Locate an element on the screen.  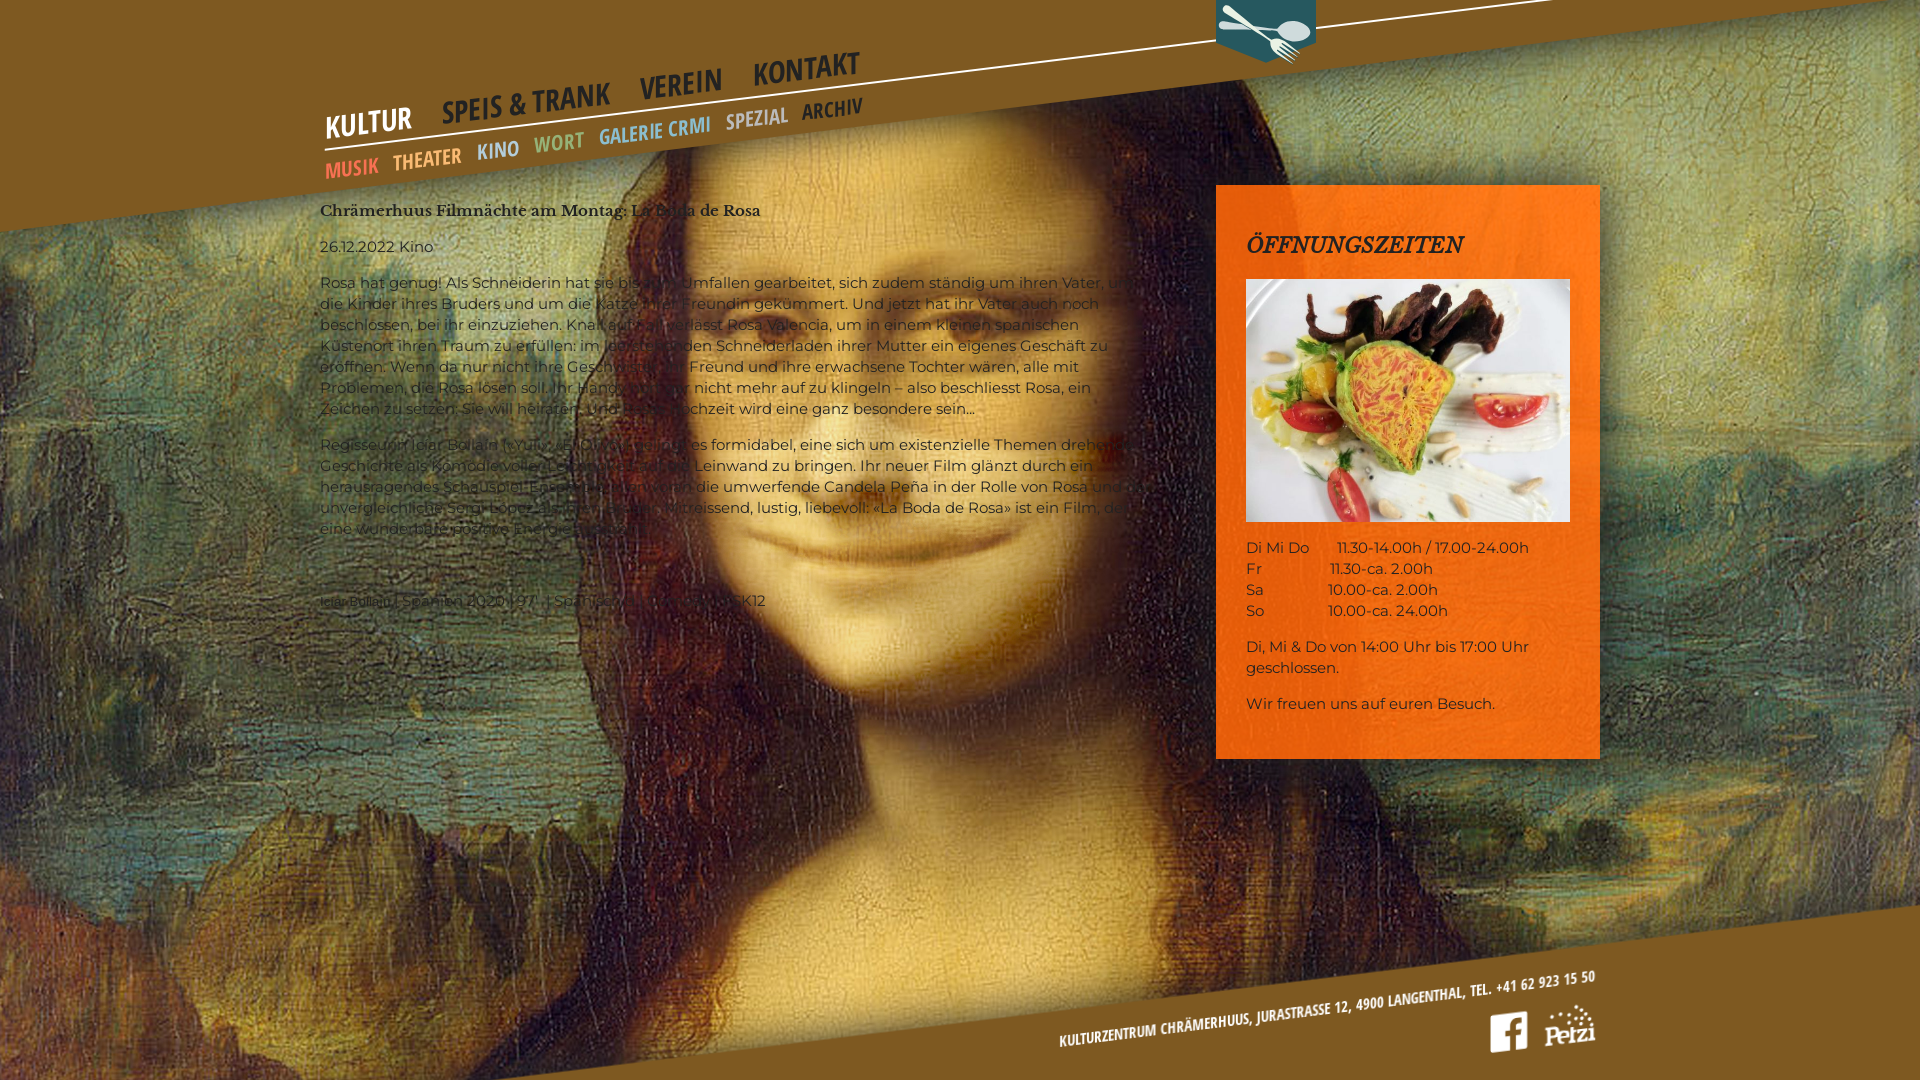
'ARCHIV' is located at coordinates (801, 104).